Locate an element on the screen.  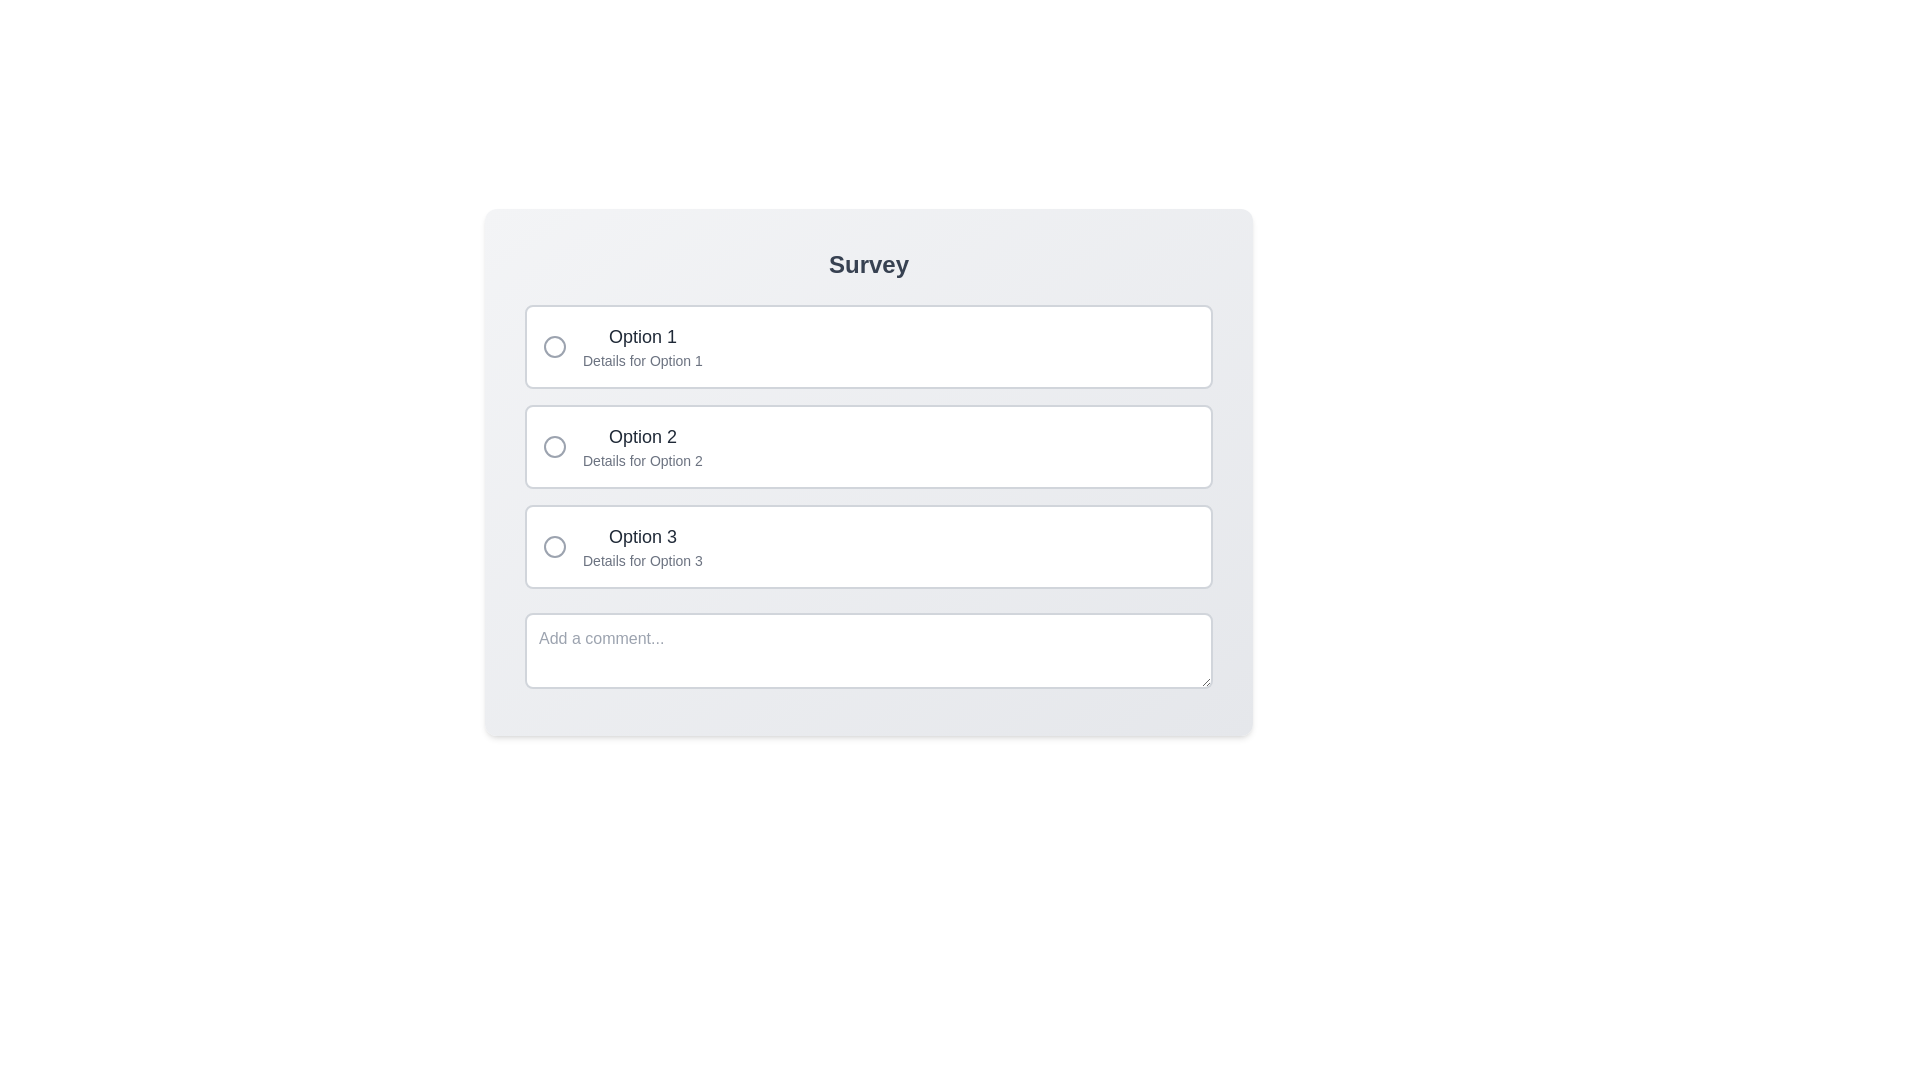
the radio button corresponding to 'Option 2' is located at coordinates (555, 446).